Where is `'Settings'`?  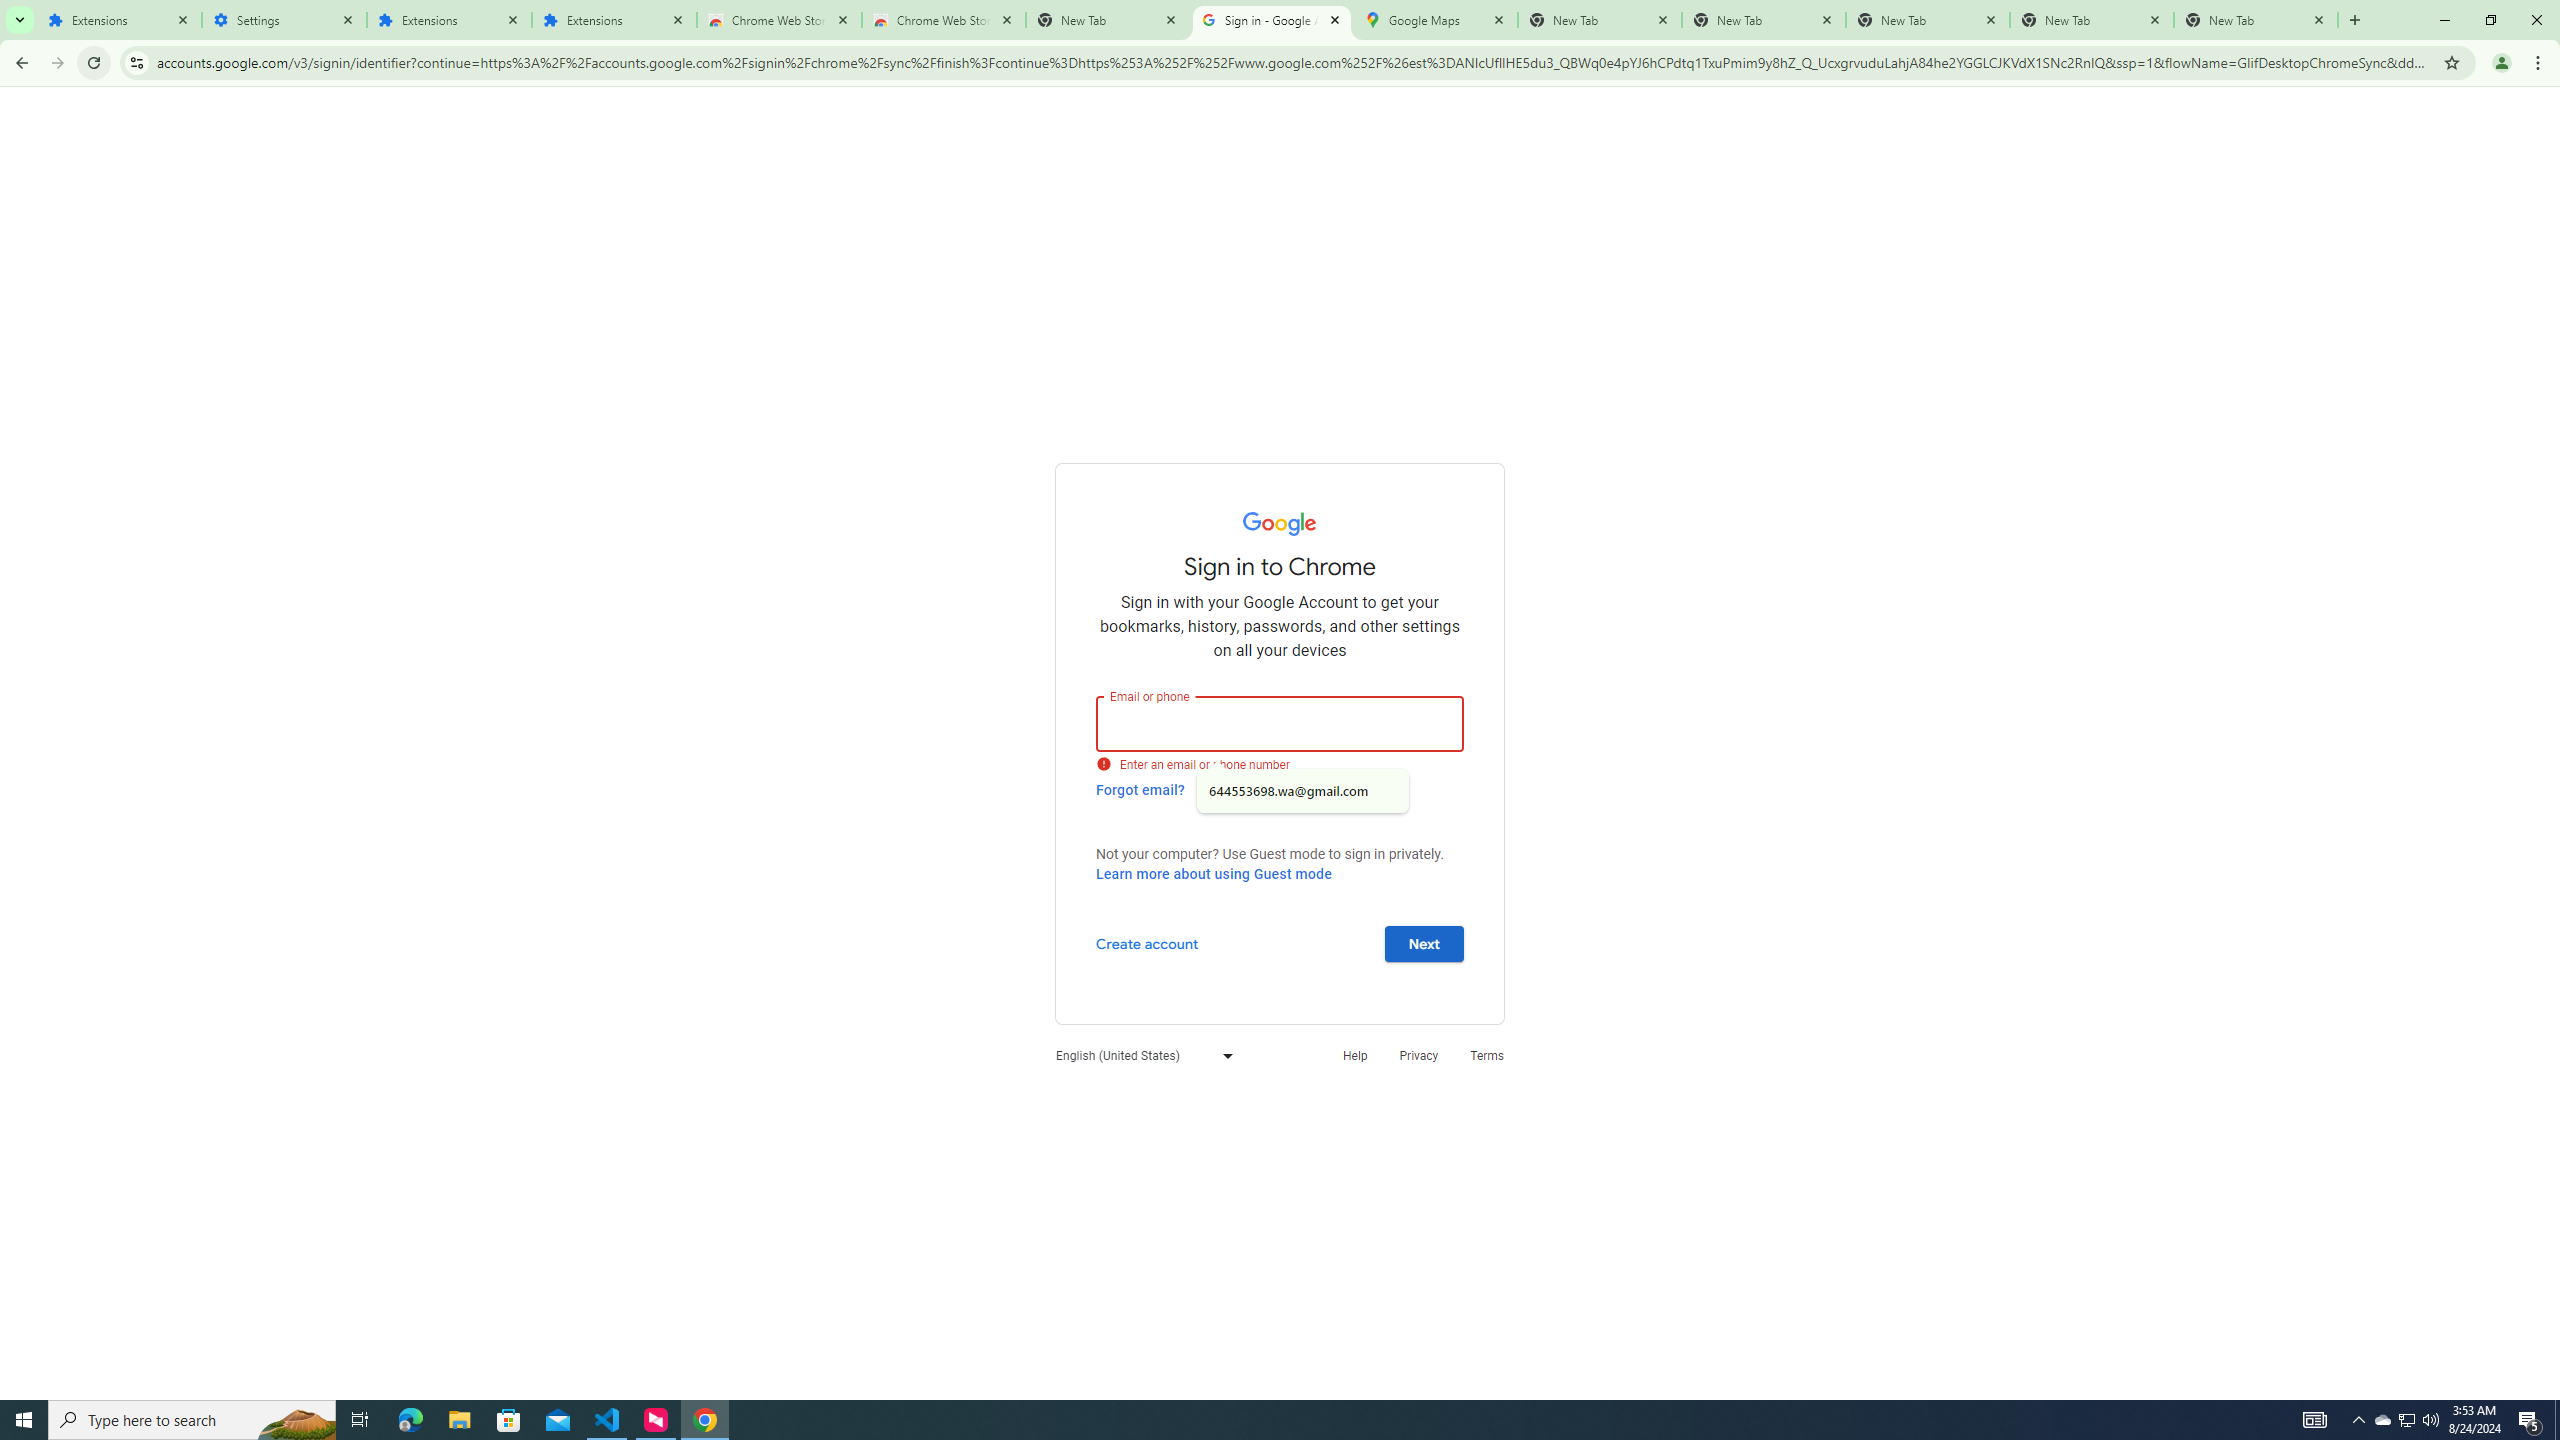
'Settings' is located at coordinates (284, 19).